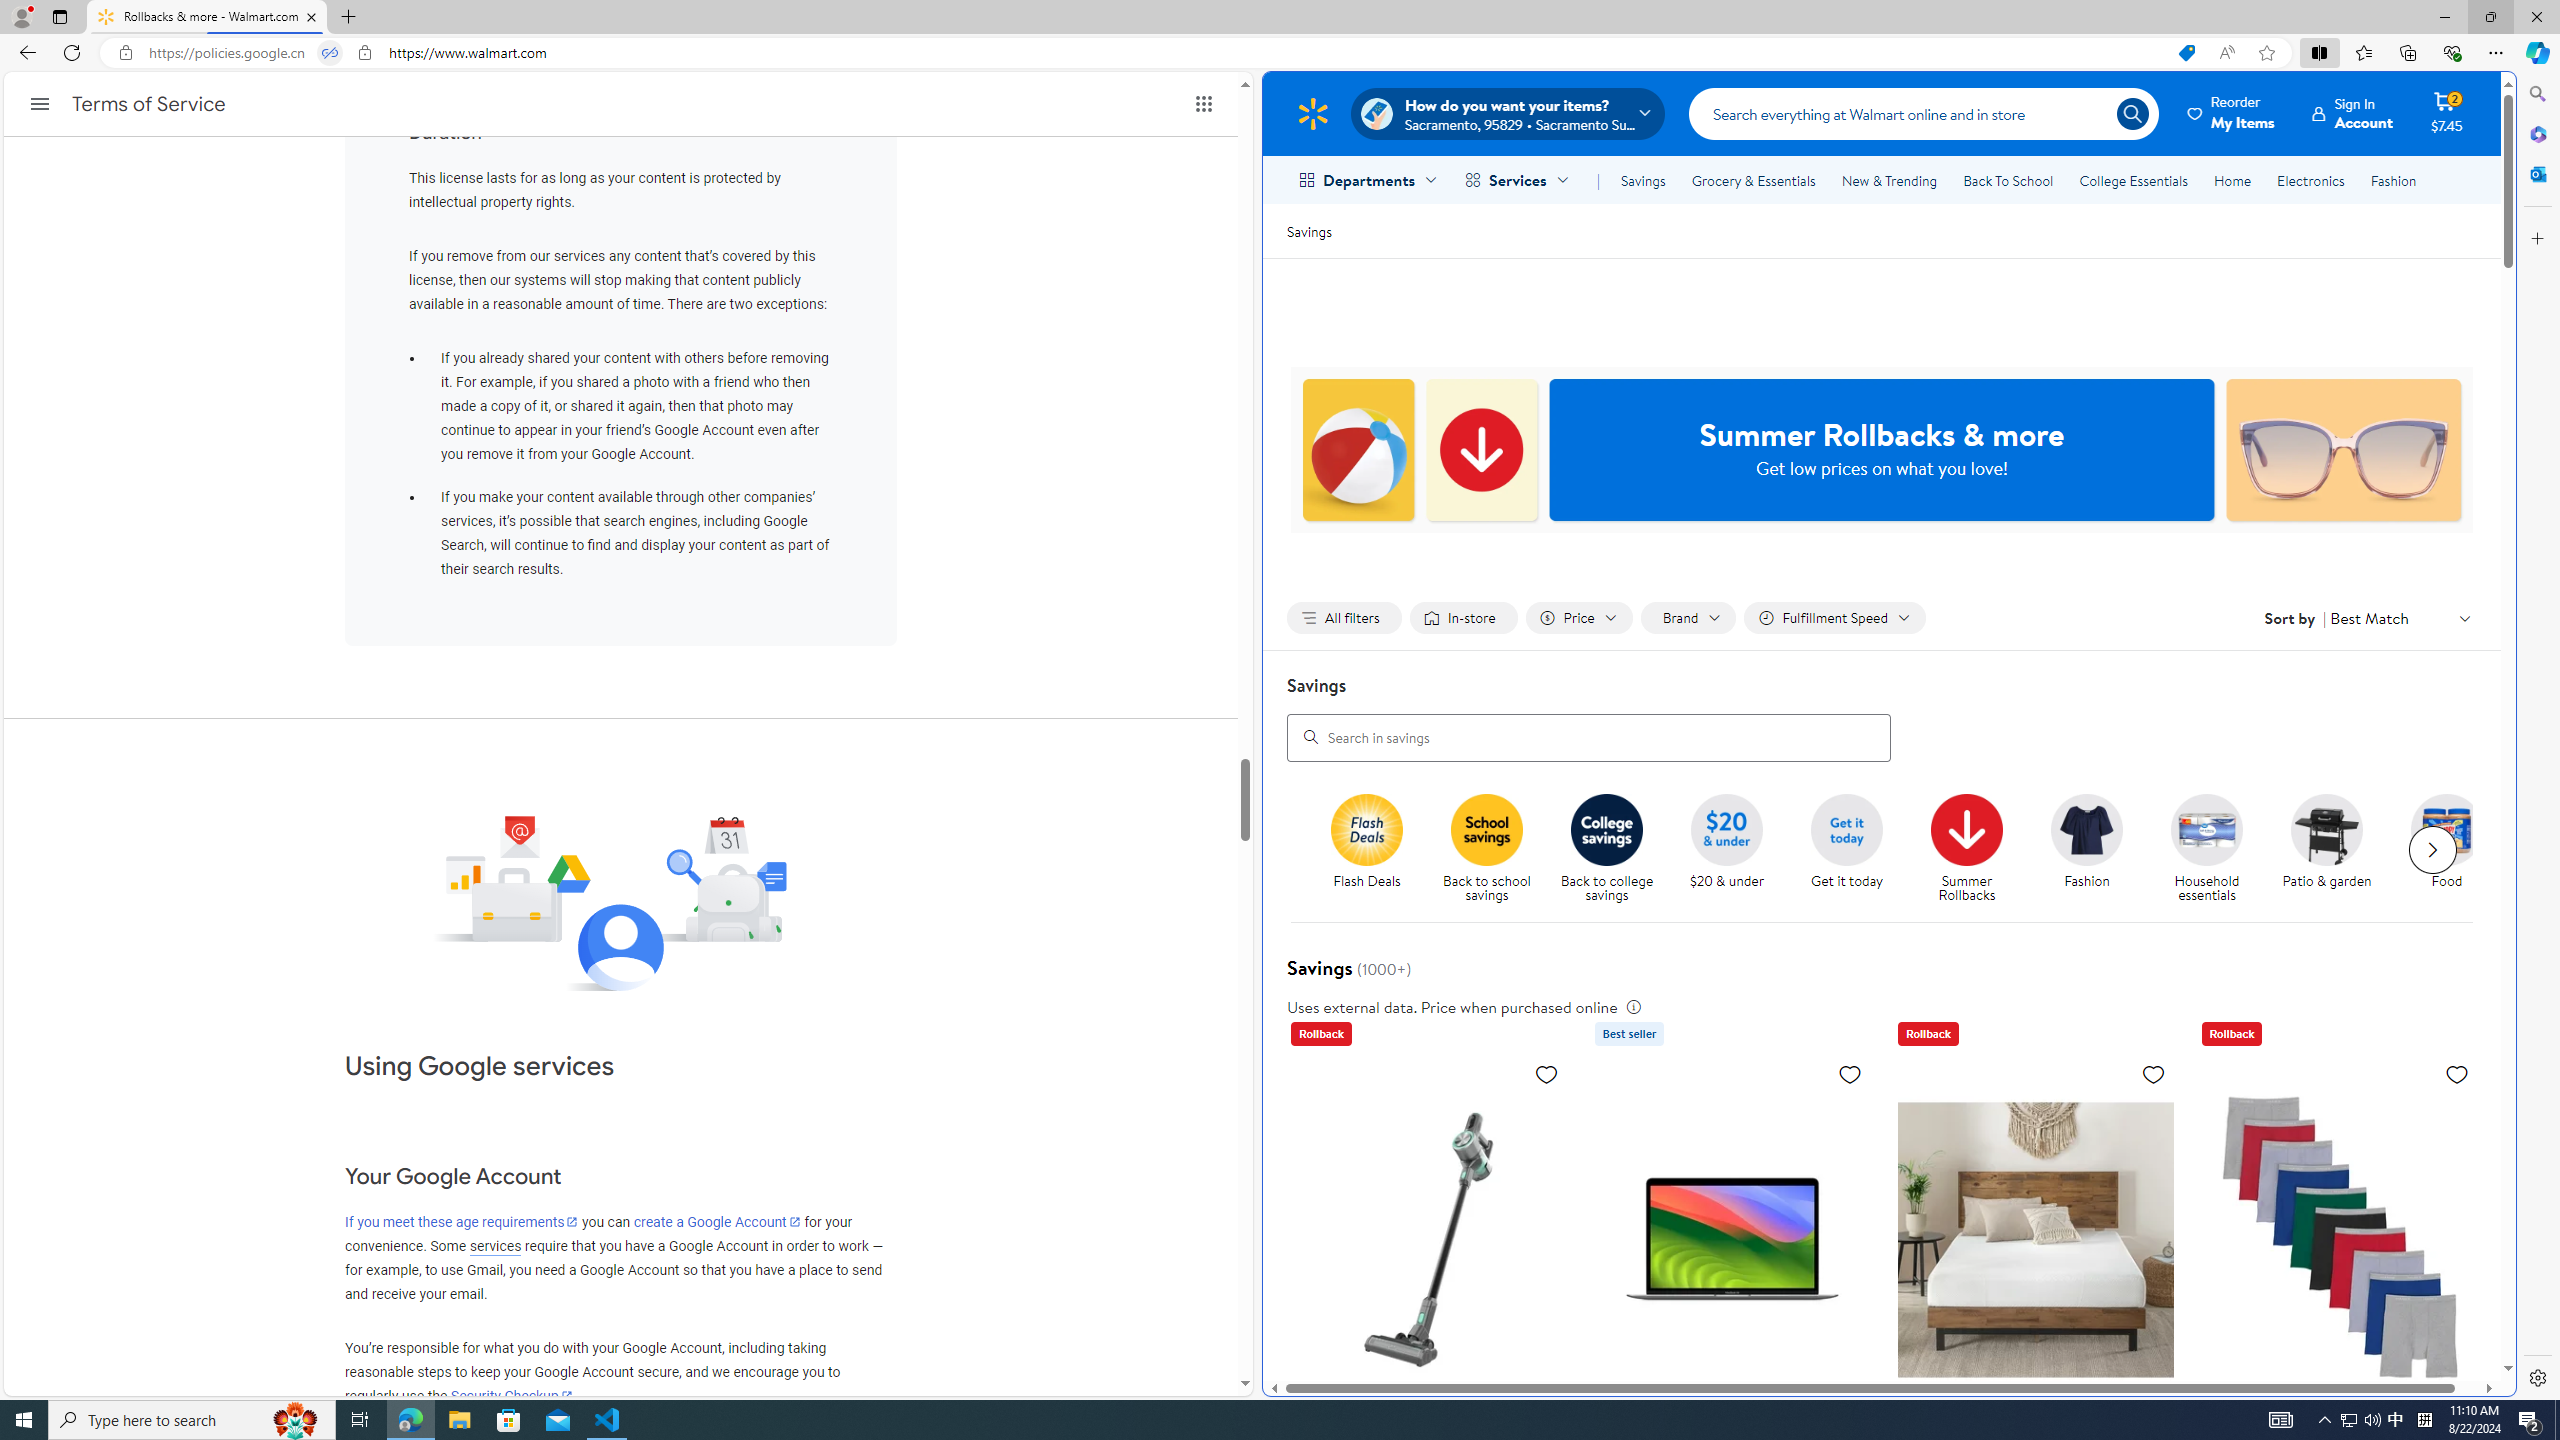 The width and height of the screenshot is (2560, 1440). Describe the element at coordinates (2231, 112) in the screenshot. I see `'ReorderMy Items'` at that location.